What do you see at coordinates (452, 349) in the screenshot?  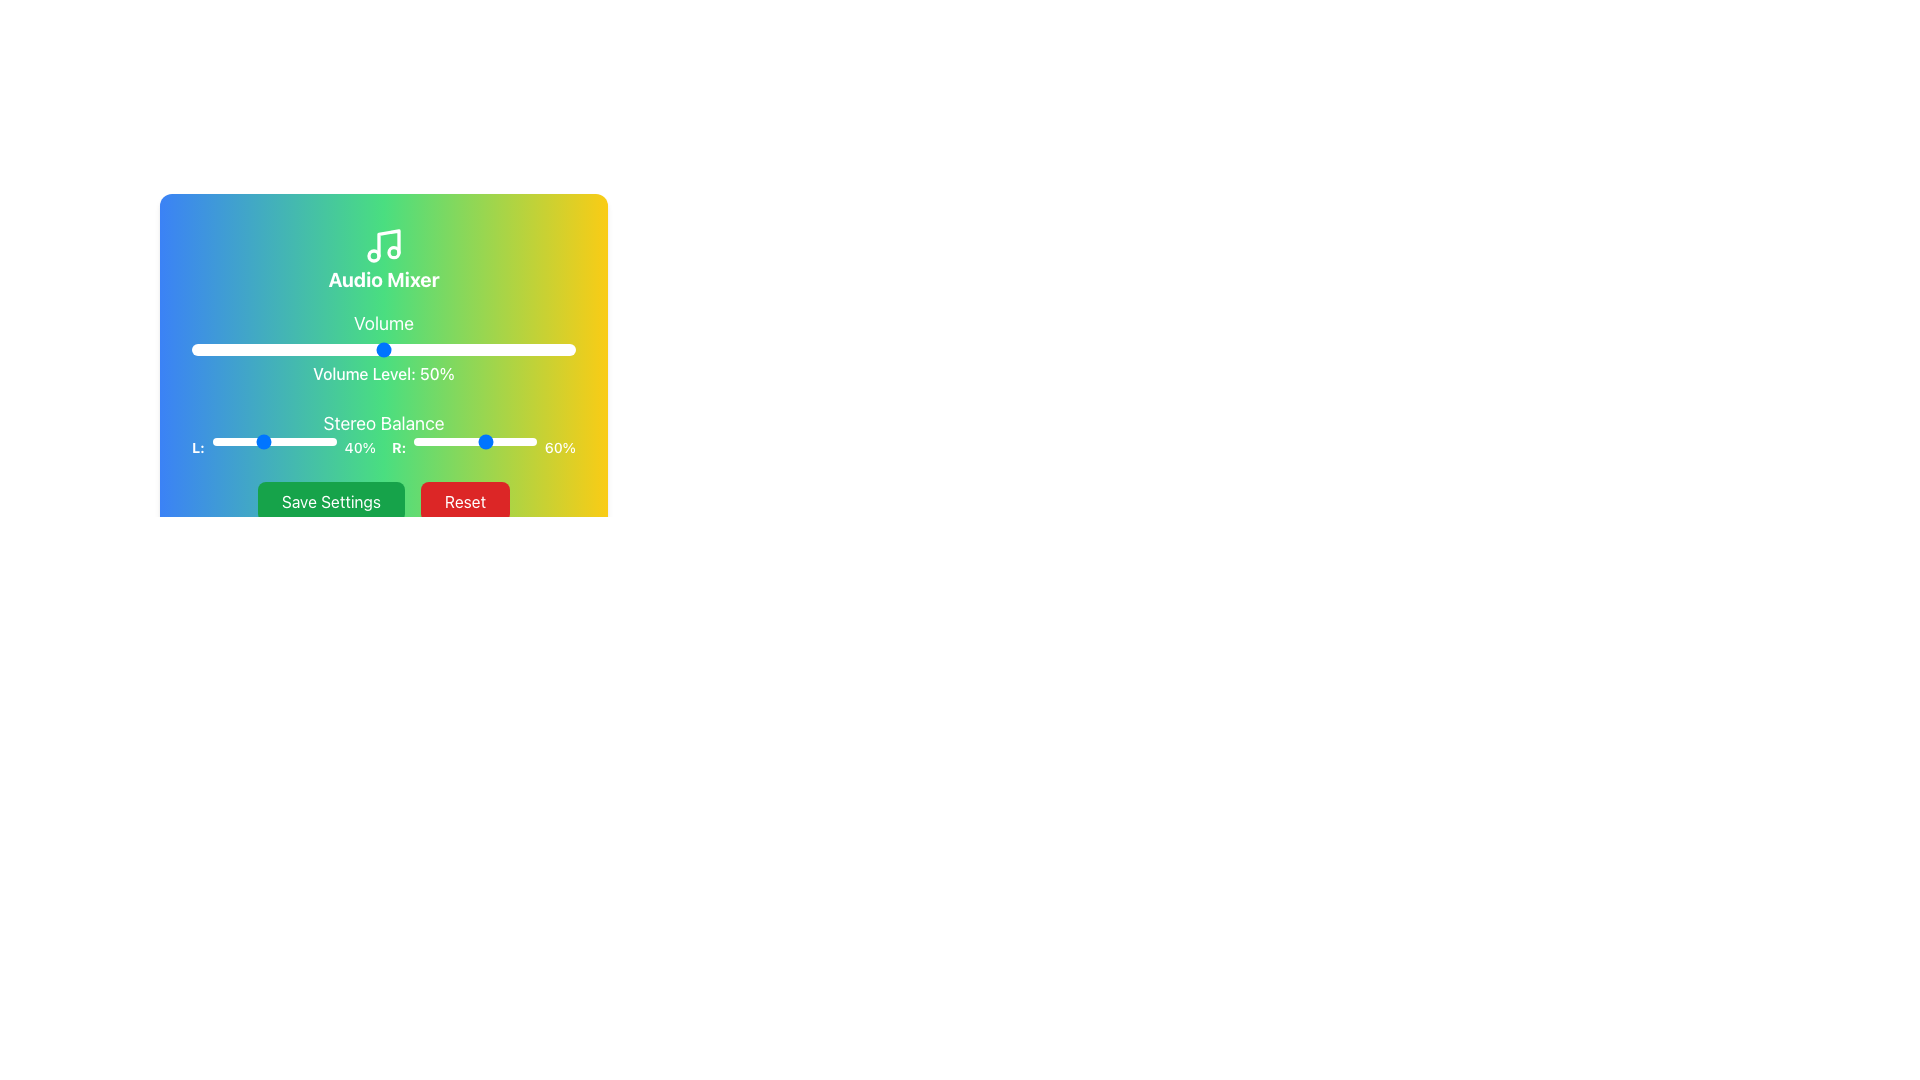 I see `the volume` at bounding box center [452, 349].